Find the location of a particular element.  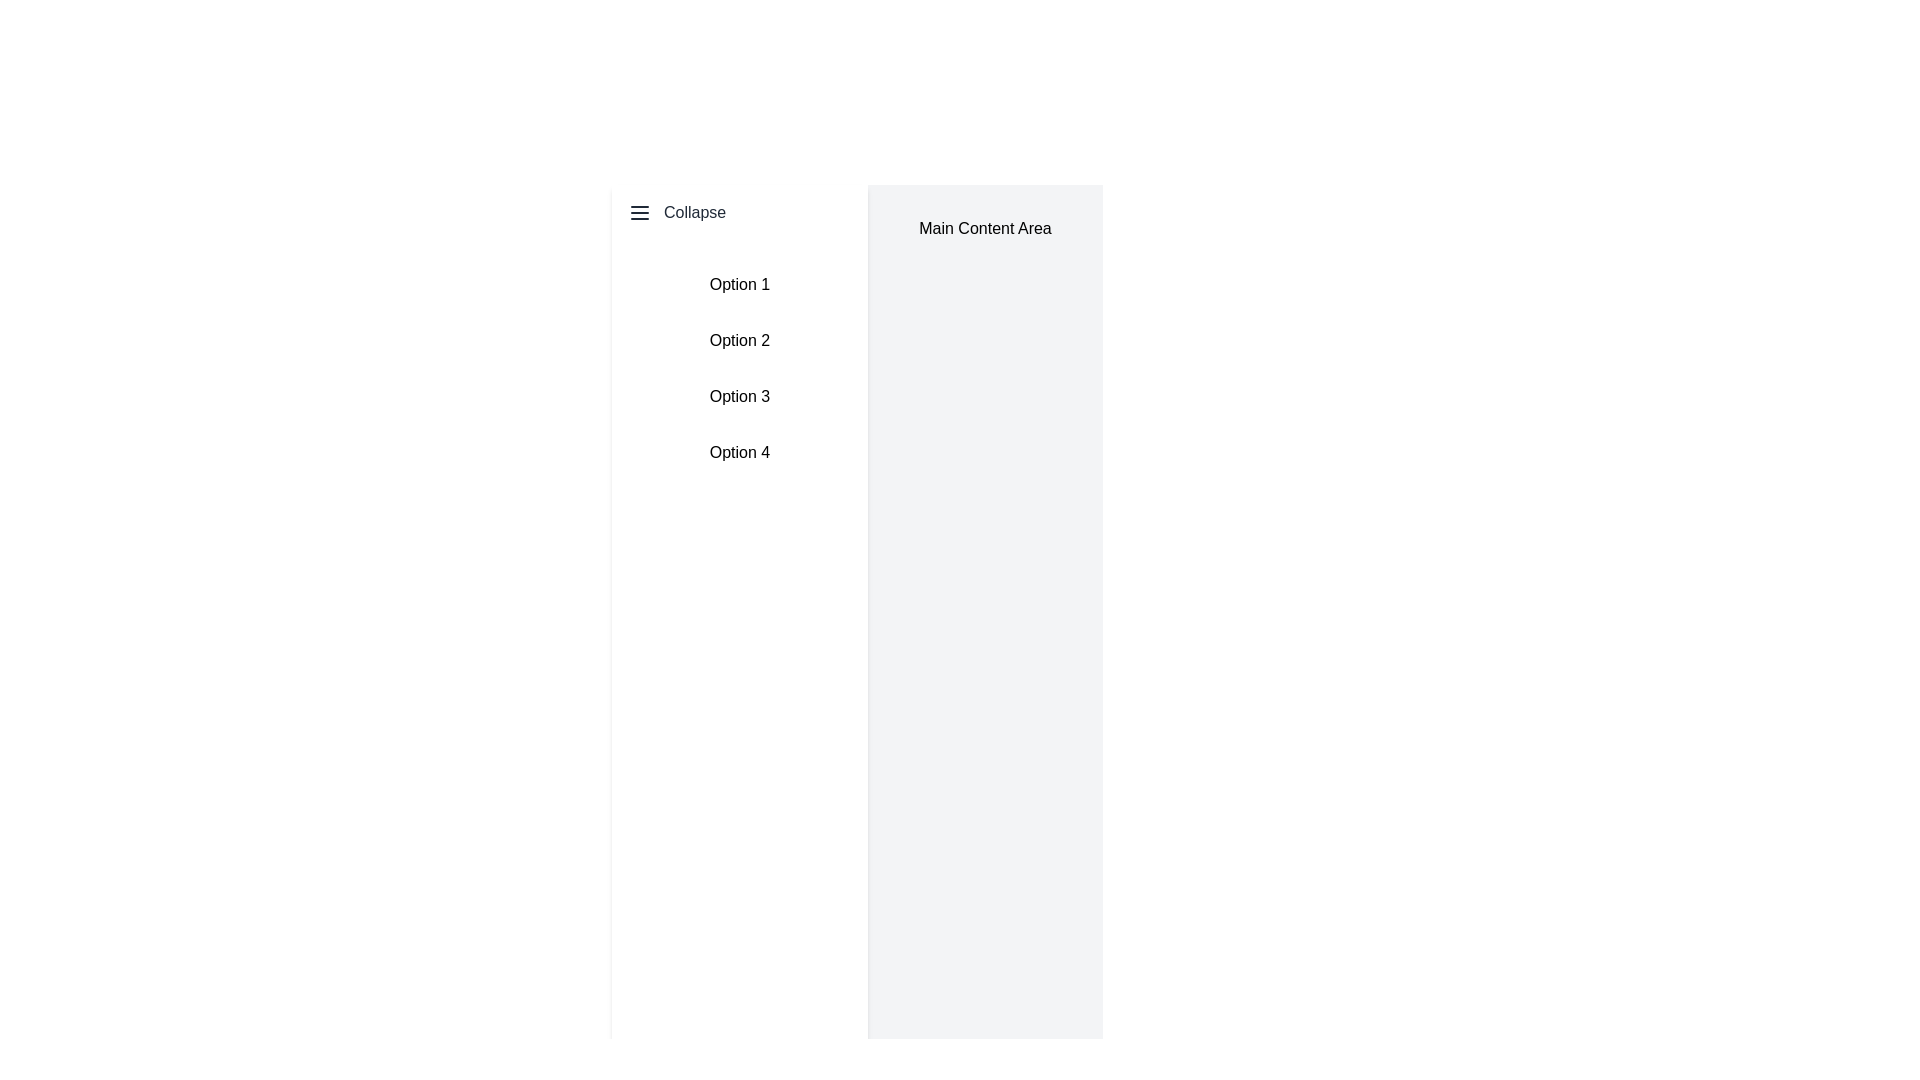

the clickable menu item labeled 'Option 2' to change its style by triggering the hover effect is located at coordinates (738, 339).